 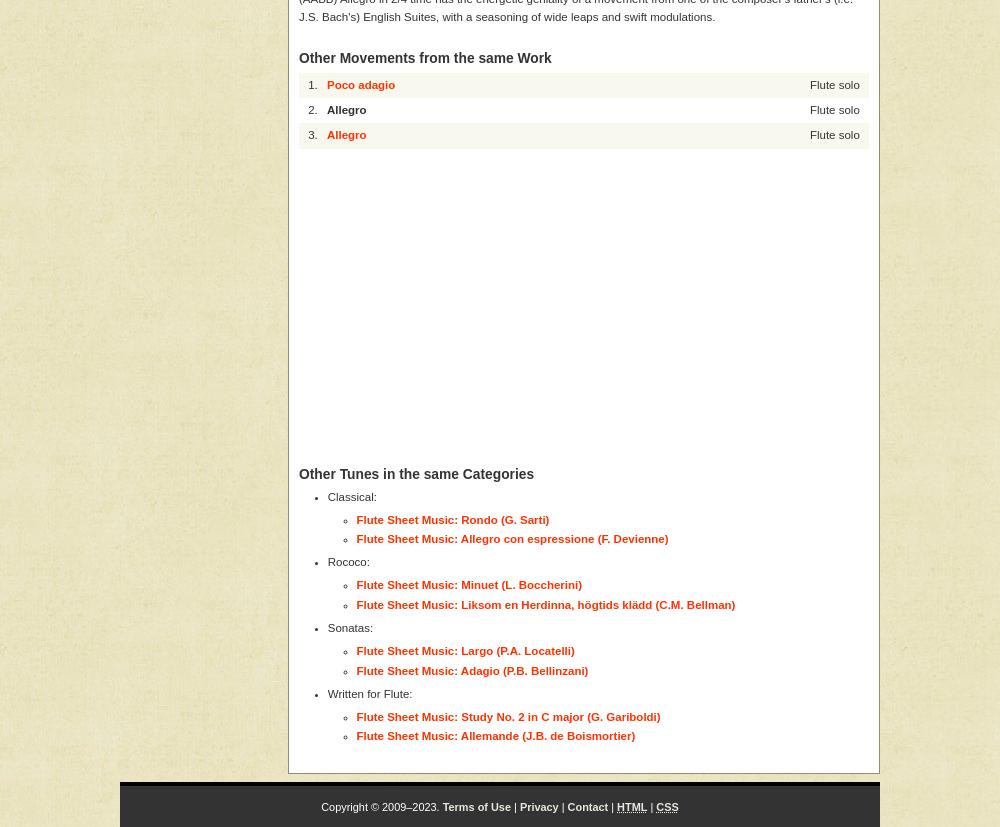 I want to click on 'Rococo:', so click(x=347, y=561).